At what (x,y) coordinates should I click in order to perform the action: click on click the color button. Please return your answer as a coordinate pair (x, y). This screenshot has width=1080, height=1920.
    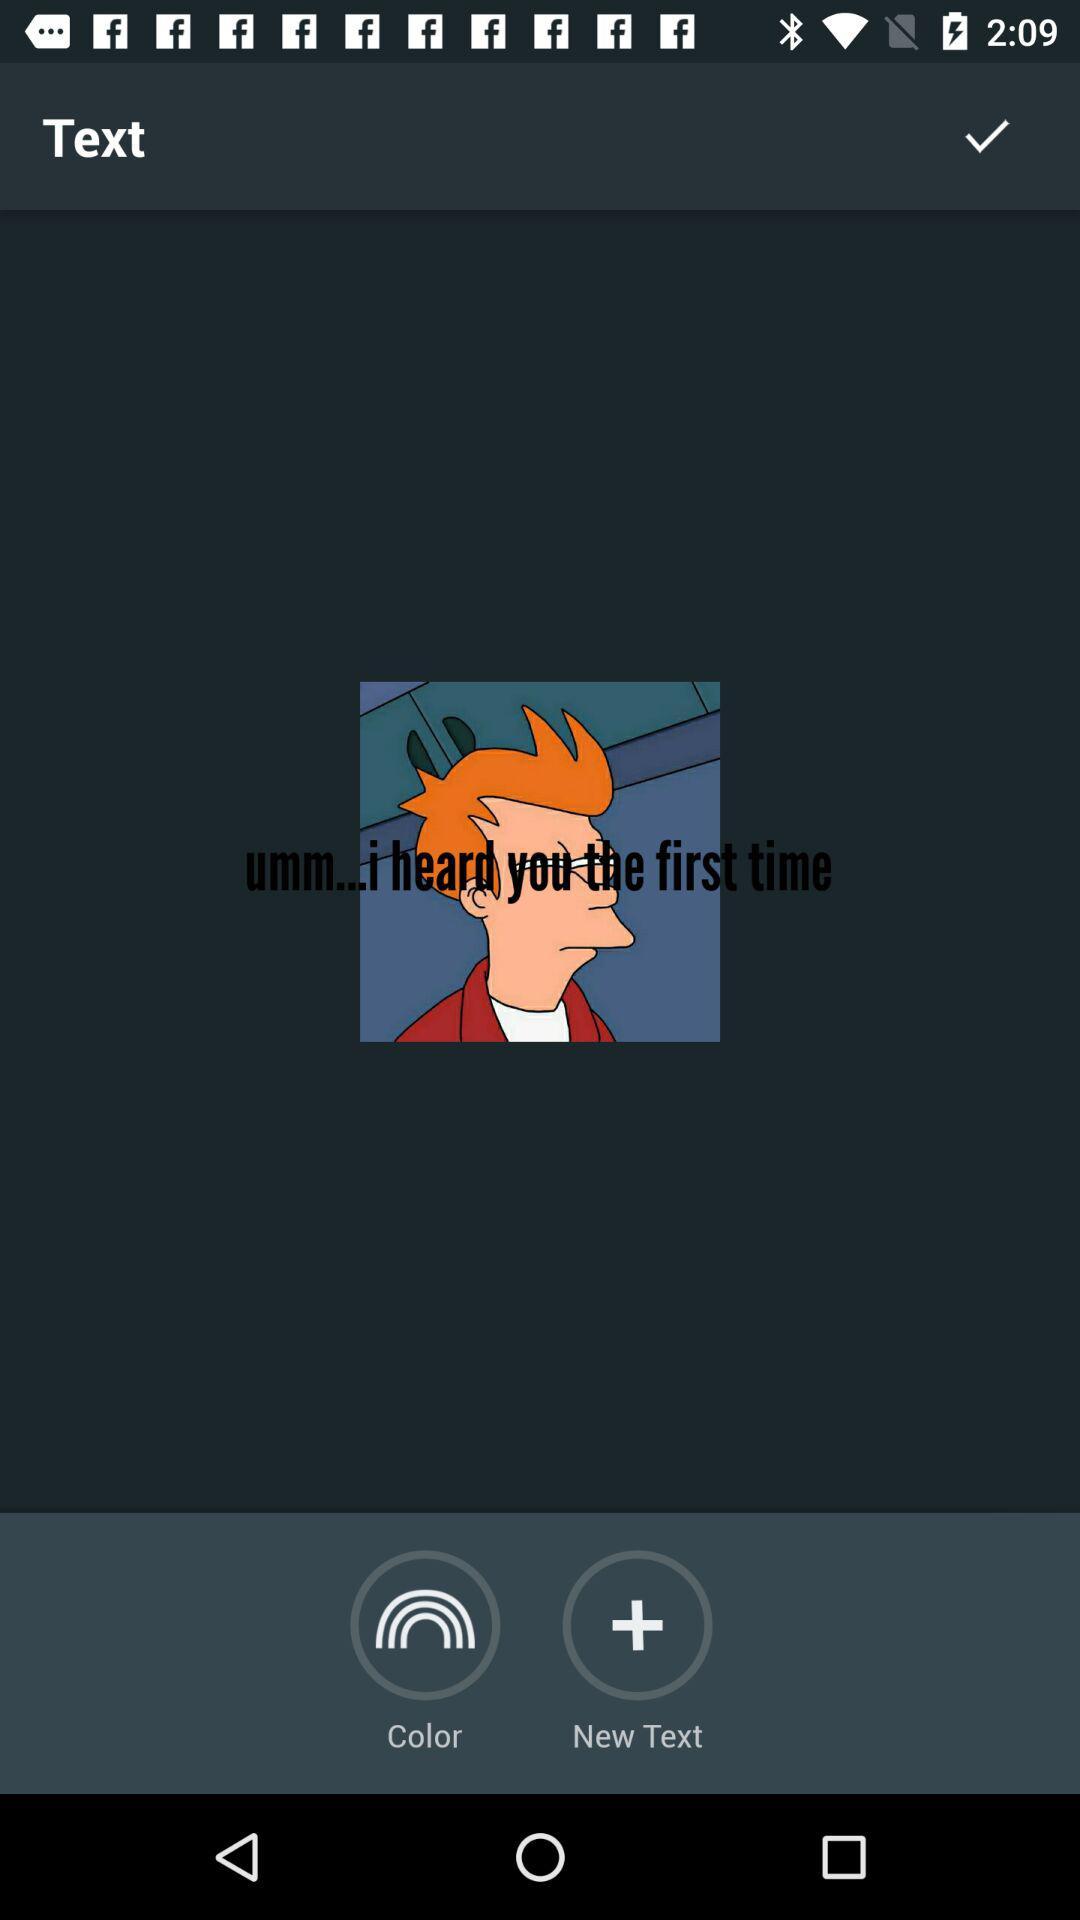
    Looking at the image, I should click on (424, 1625).